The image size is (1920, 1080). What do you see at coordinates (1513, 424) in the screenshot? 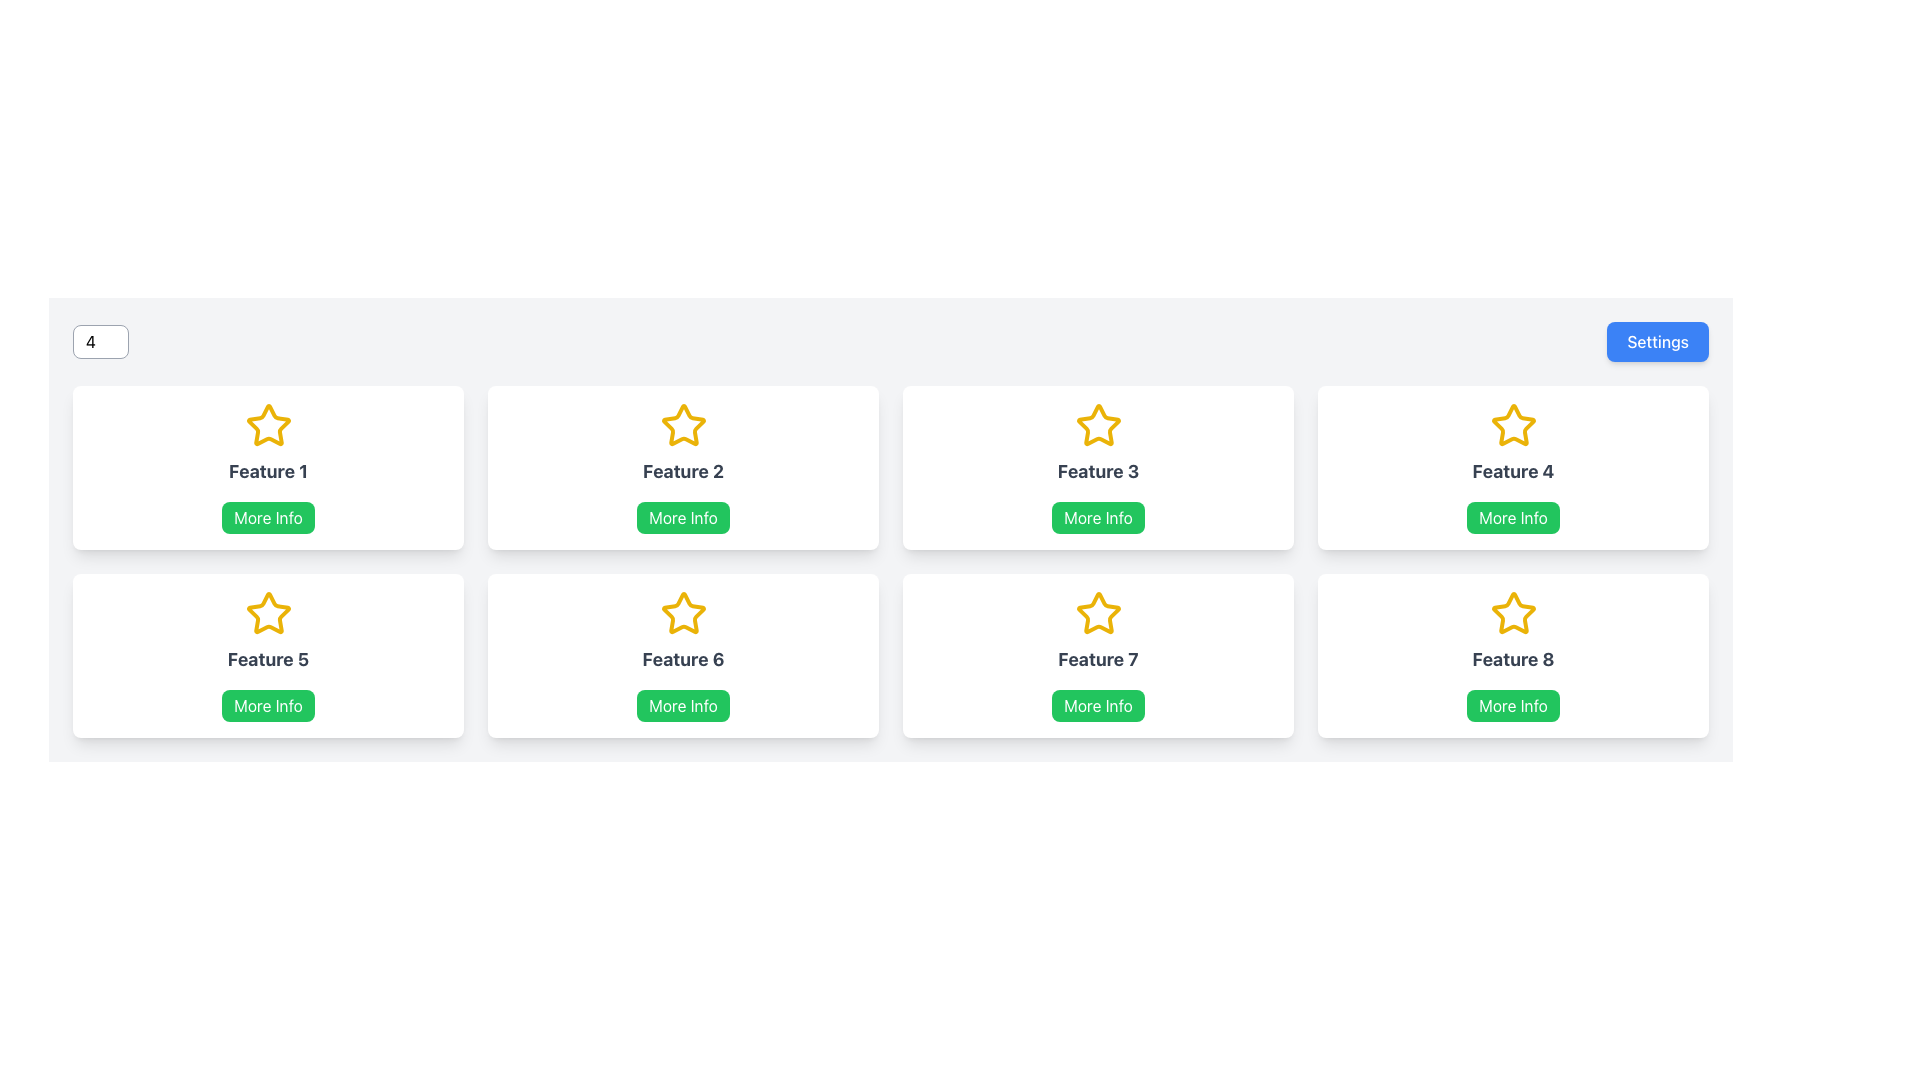
I see `the yellow star icon with a hollow center located at the top-center of the 'Feature 4' card, positioned directly above the text 'Feature 4'` at bounding box center [1513, 424].